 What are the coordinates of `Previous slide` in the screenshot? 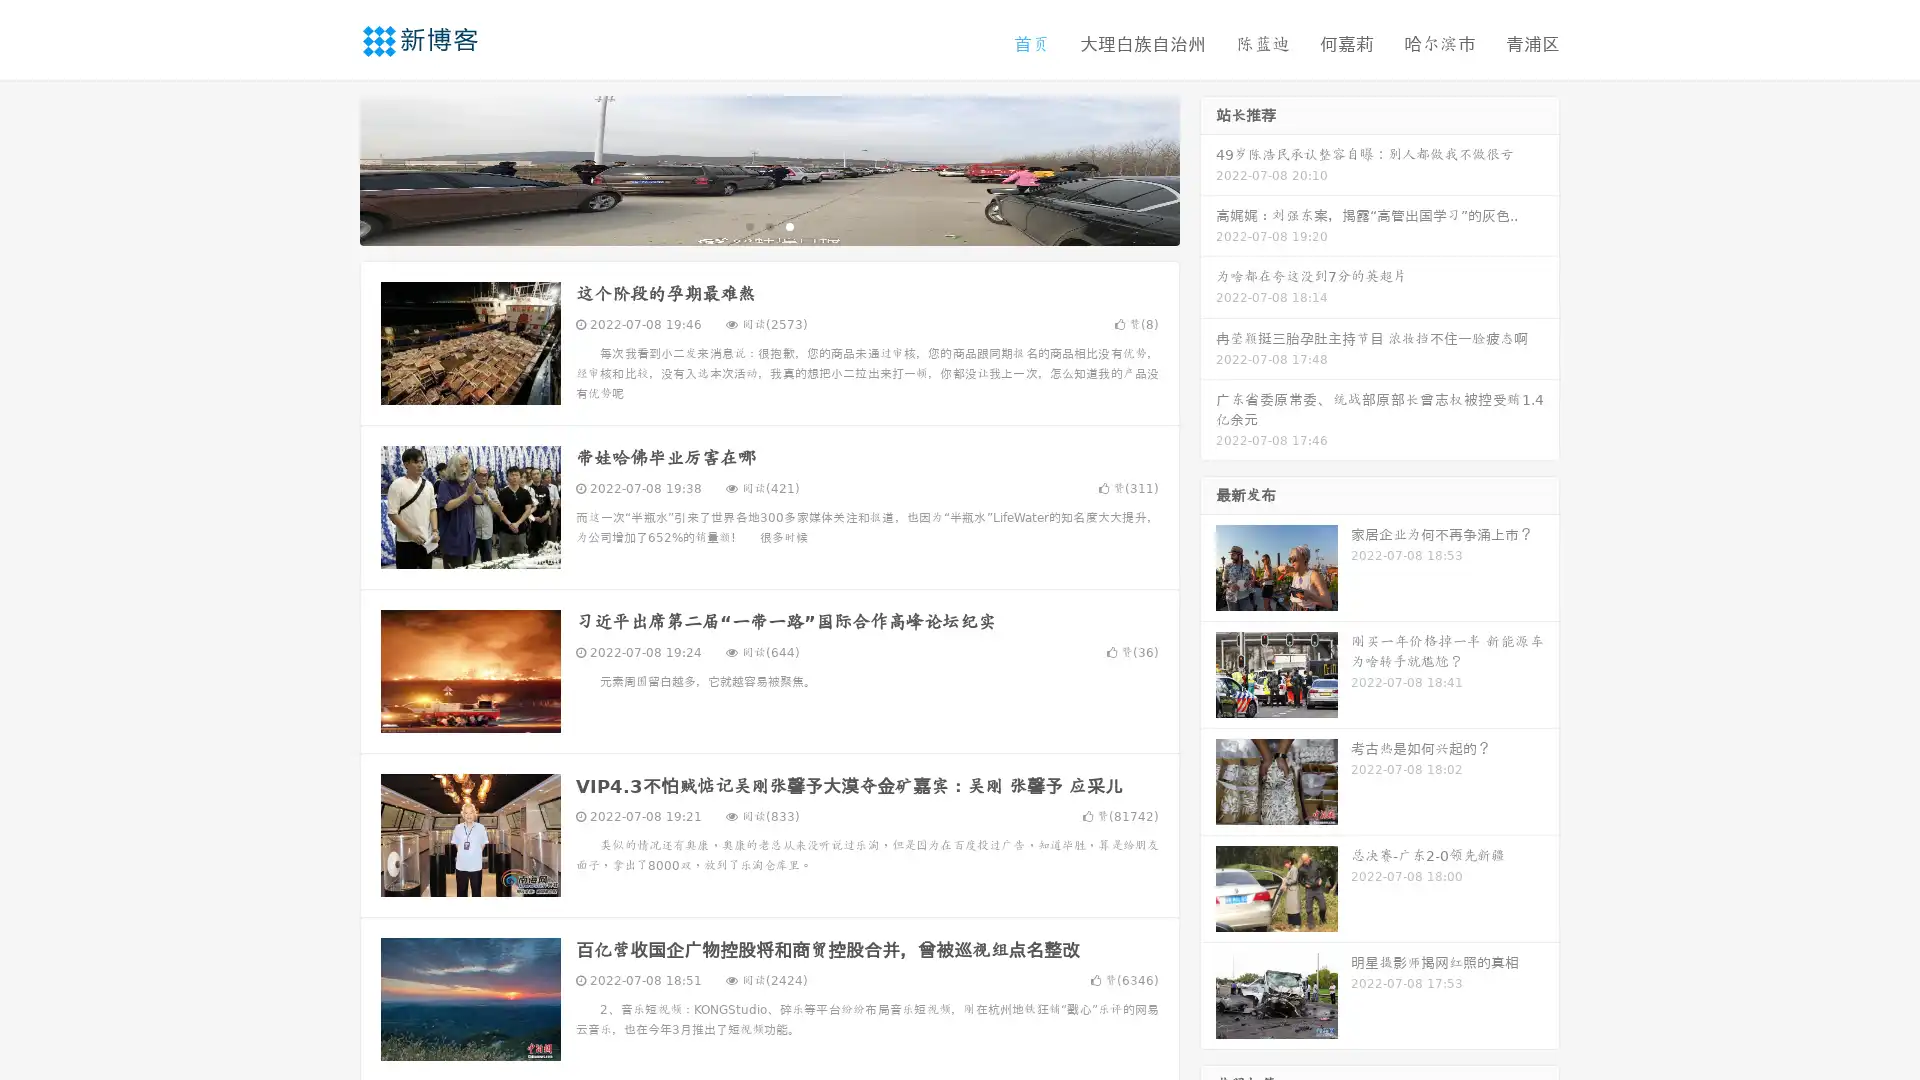 It's located at (330, 168).